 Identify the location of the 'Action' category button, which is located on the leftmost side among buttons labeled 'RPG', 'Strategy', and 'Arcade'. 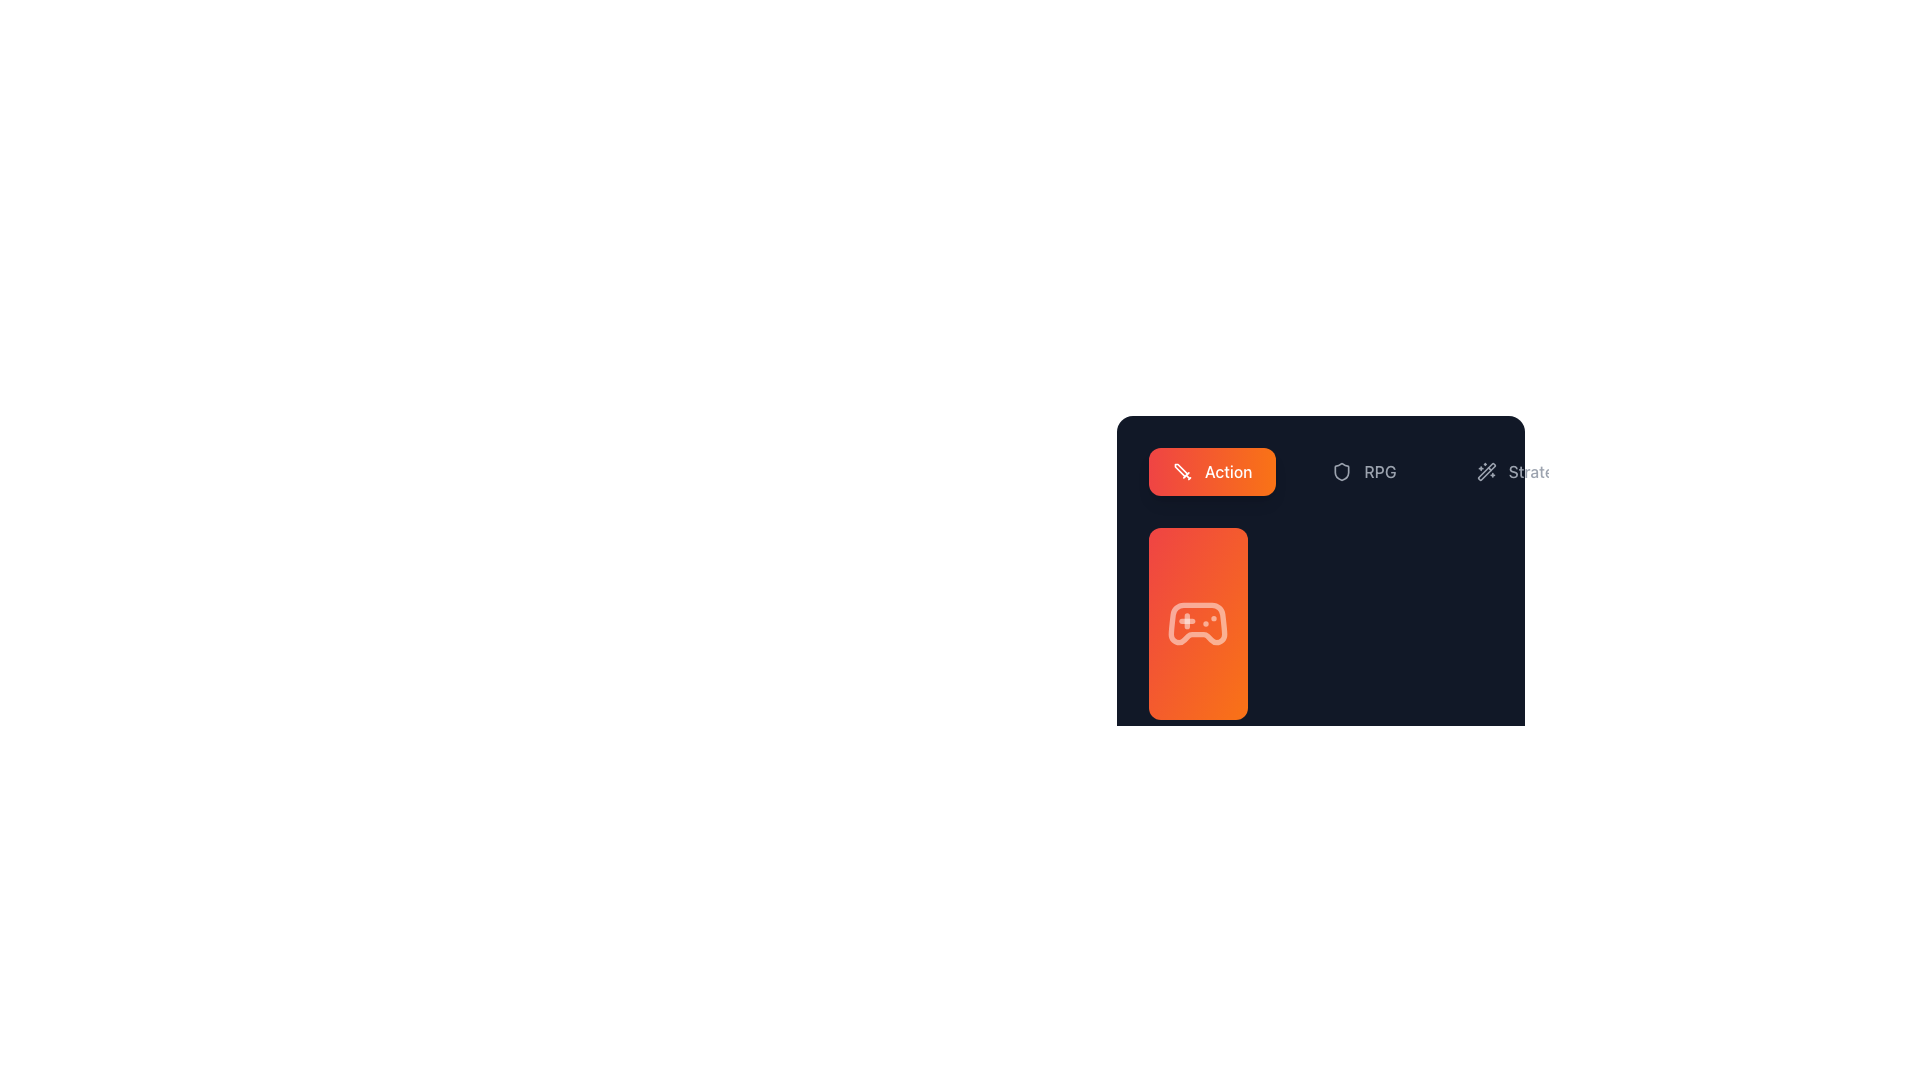
(1211, 471).